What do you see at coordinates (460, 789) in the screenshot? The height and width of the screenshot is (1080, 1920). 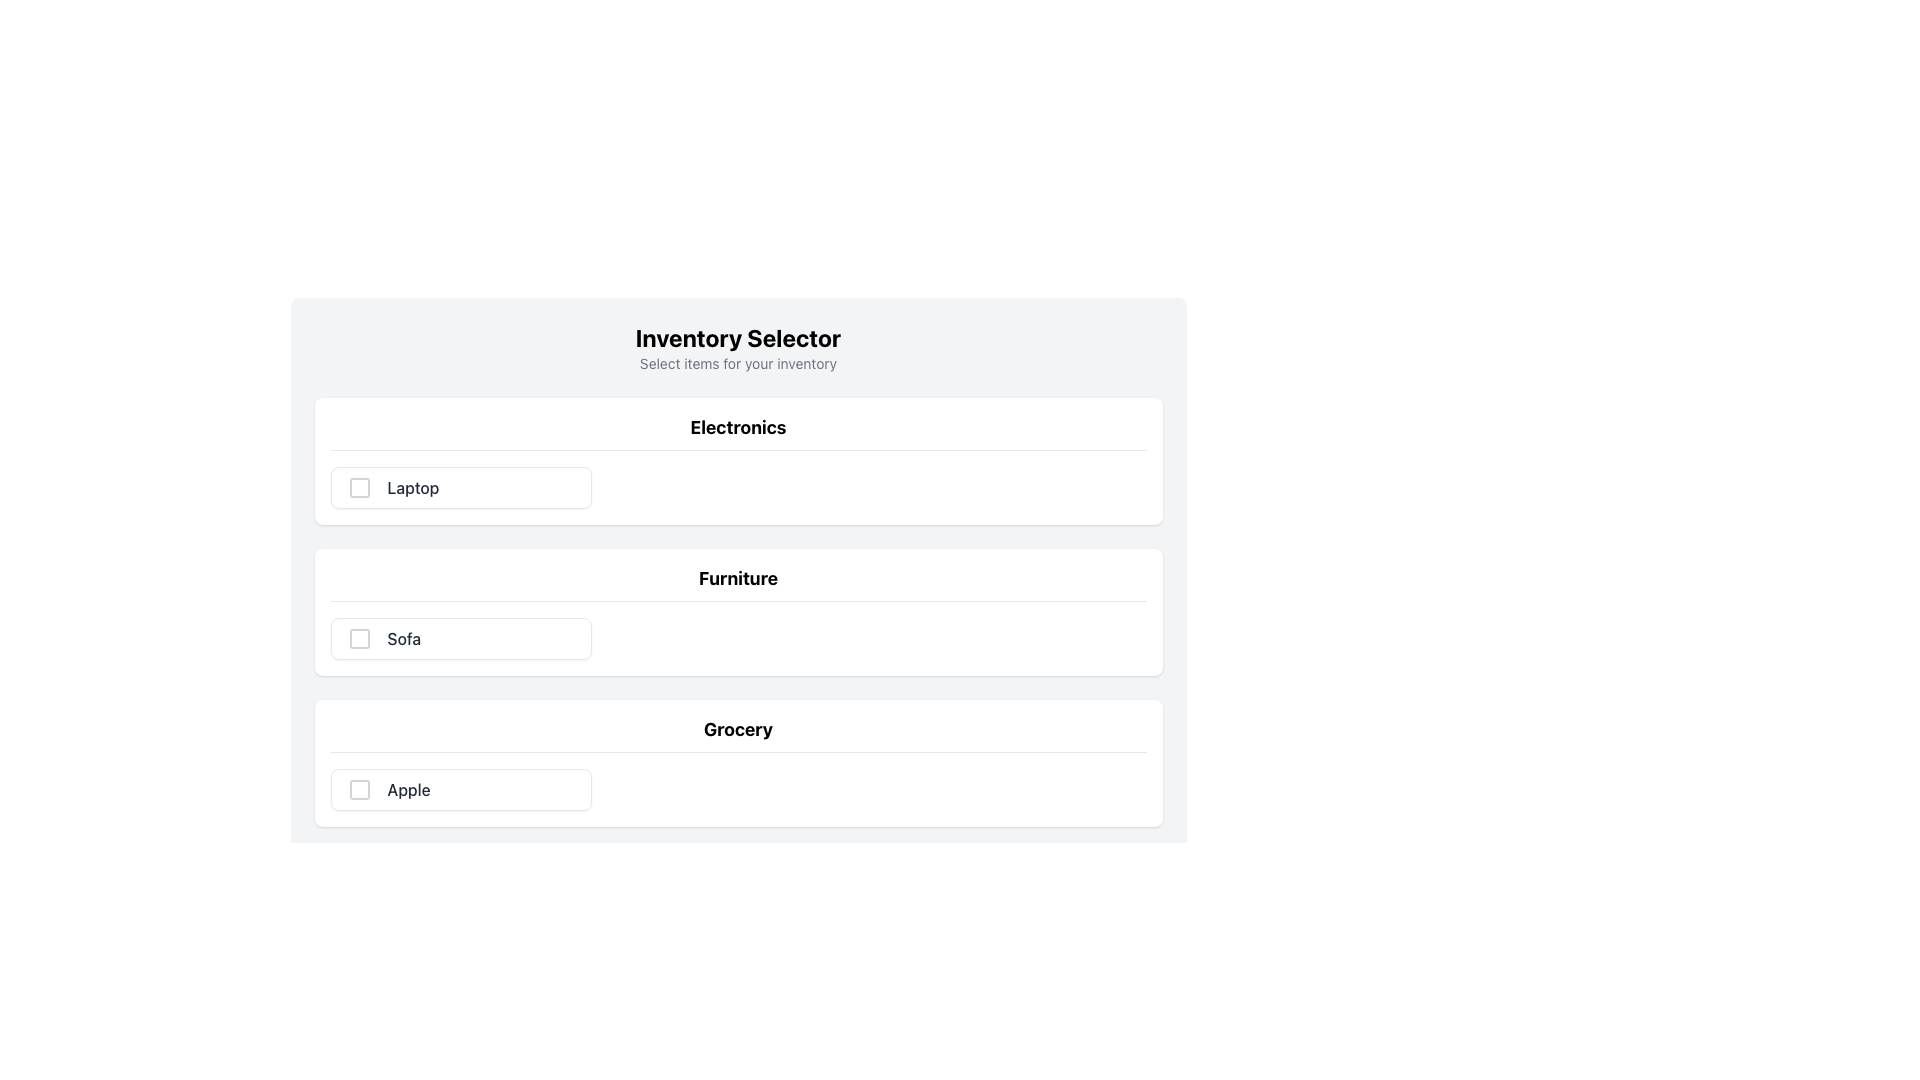 I see `the checkbox labeled 'Apple'` at bounding box center [460, 789].